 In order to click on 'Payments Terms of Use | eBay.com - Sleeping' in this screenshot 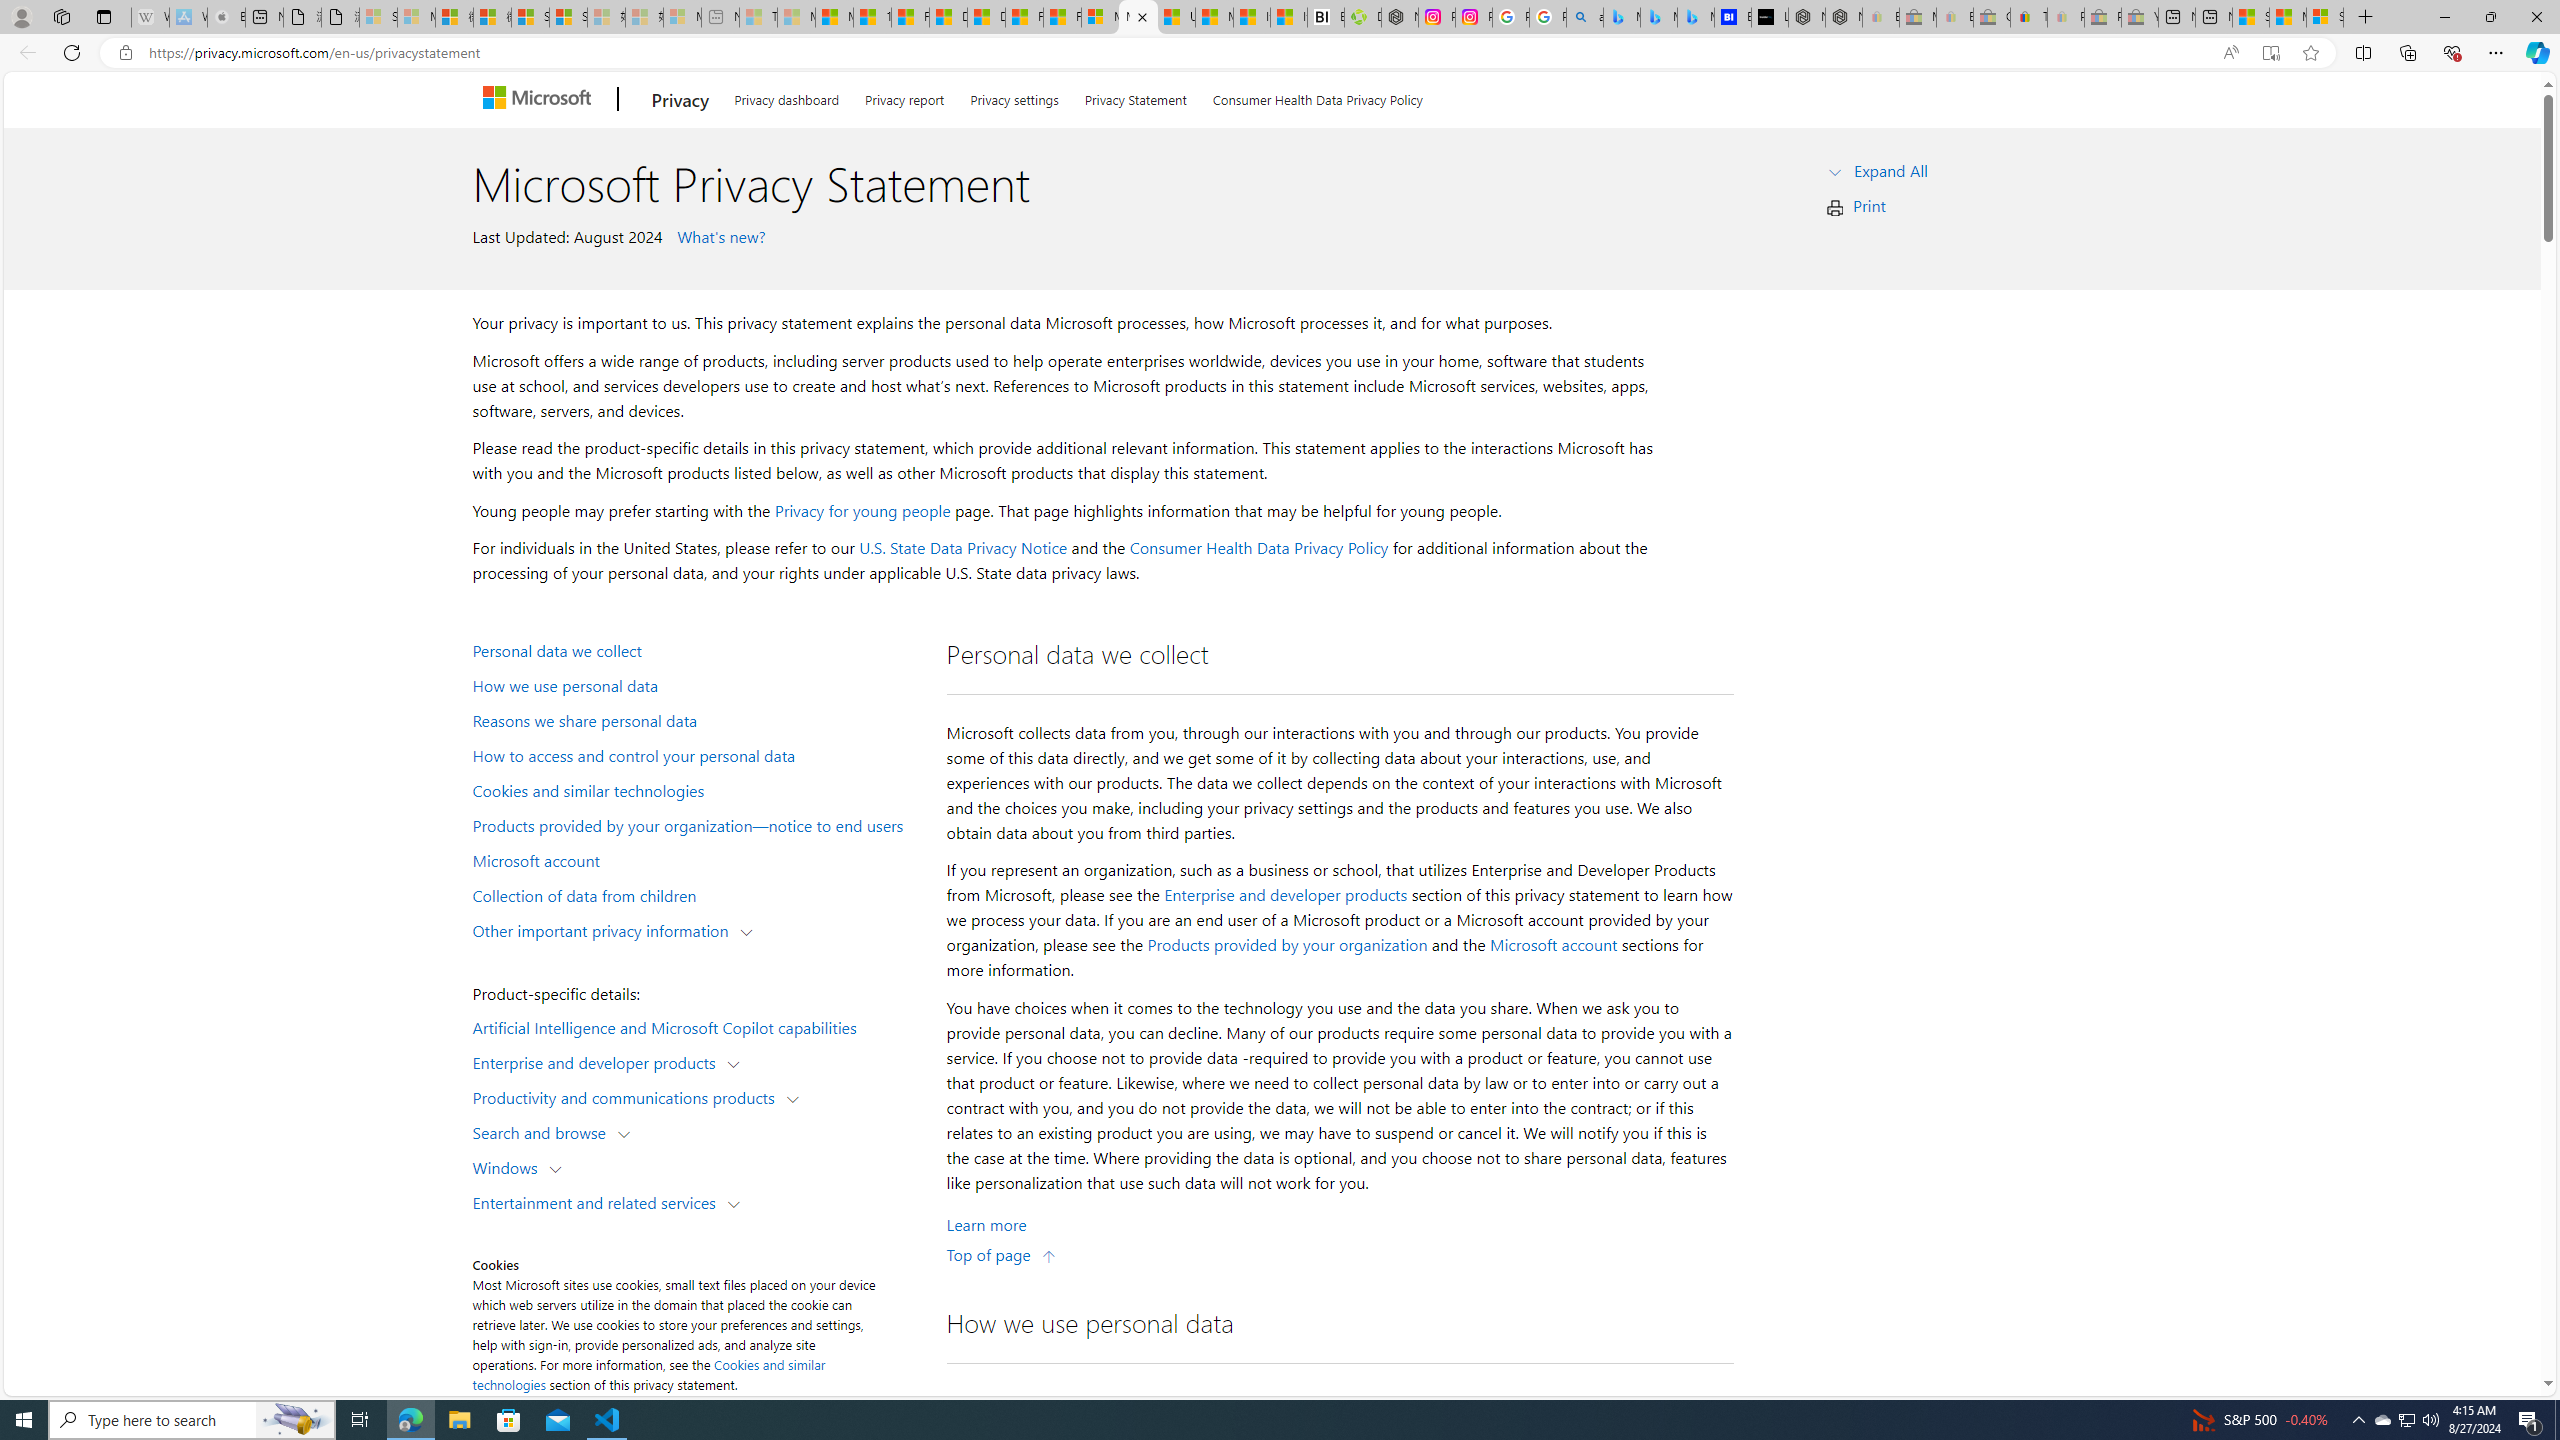, I will do `click(2064, 16)`.